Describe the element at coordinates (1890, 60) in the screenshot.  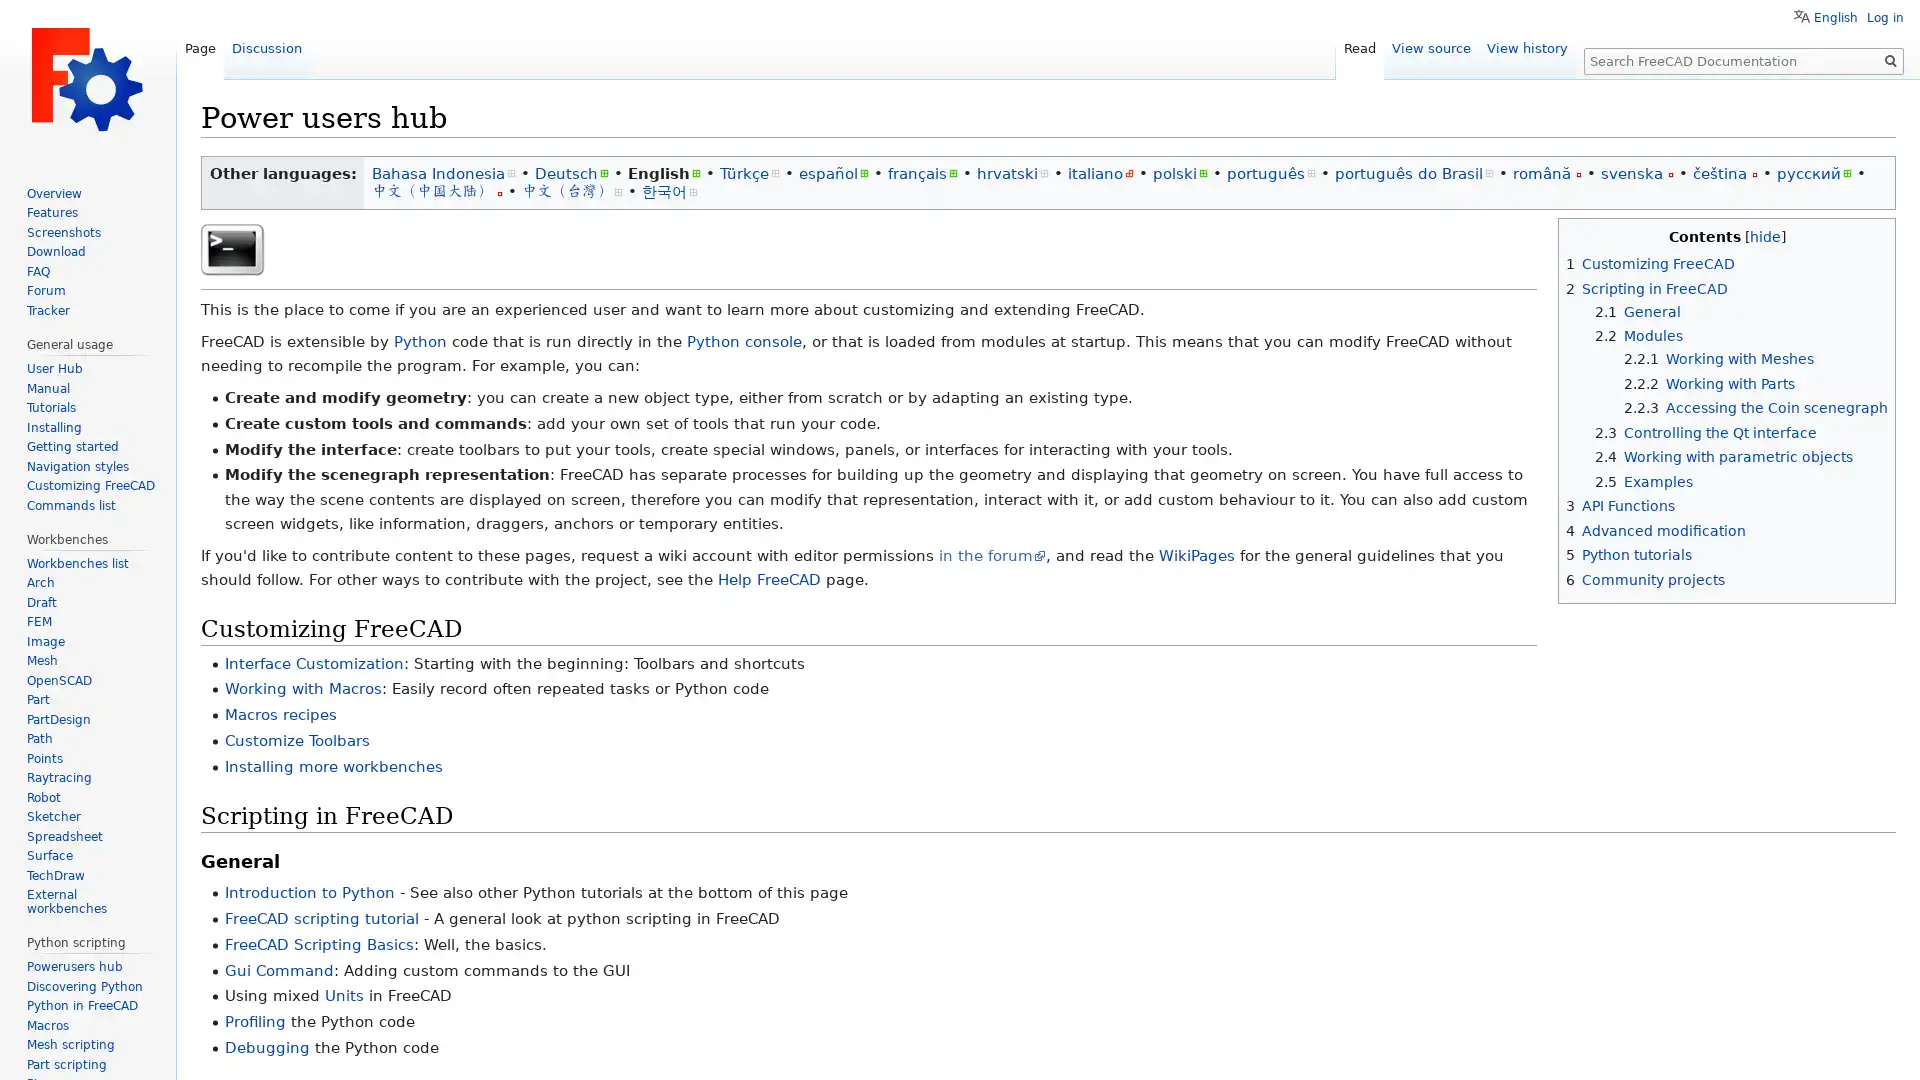
I see `Go` at that location.